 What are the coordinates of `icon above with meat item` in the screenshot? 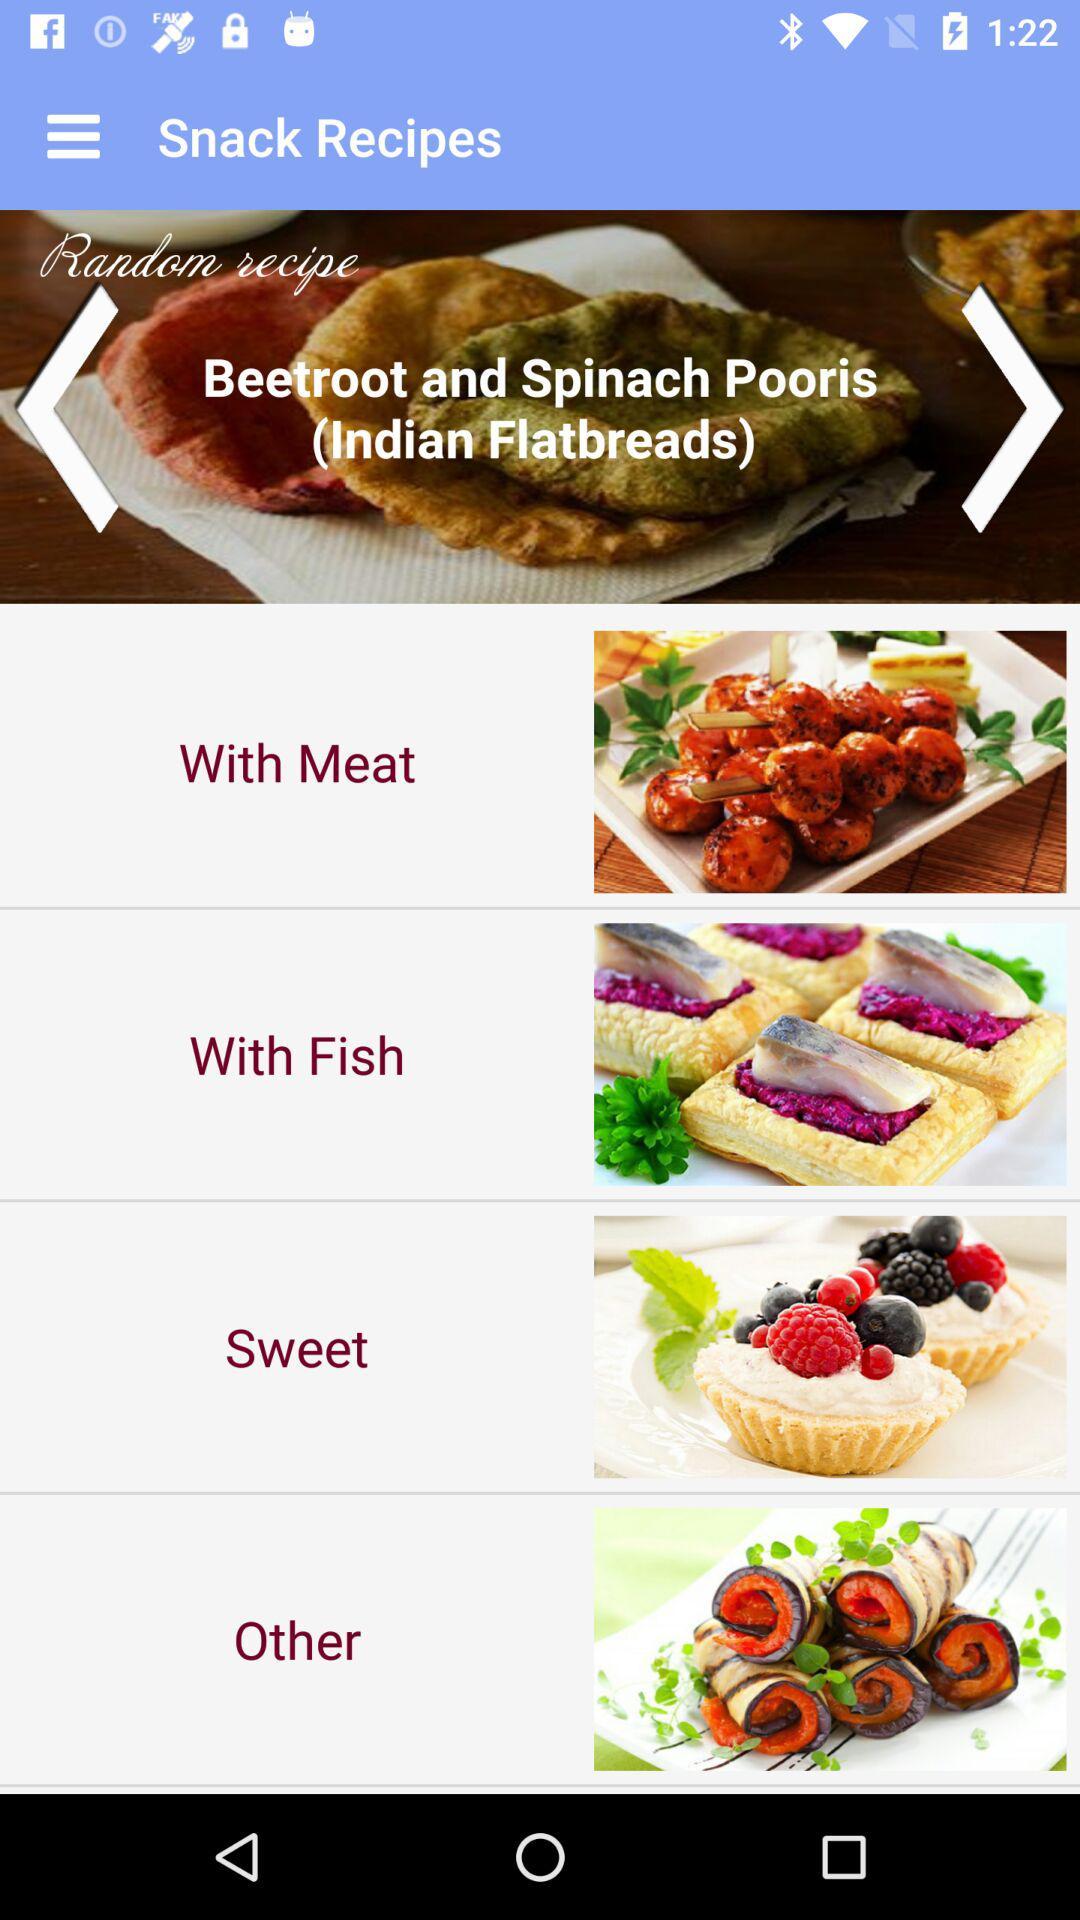 It's located at (540, 405).